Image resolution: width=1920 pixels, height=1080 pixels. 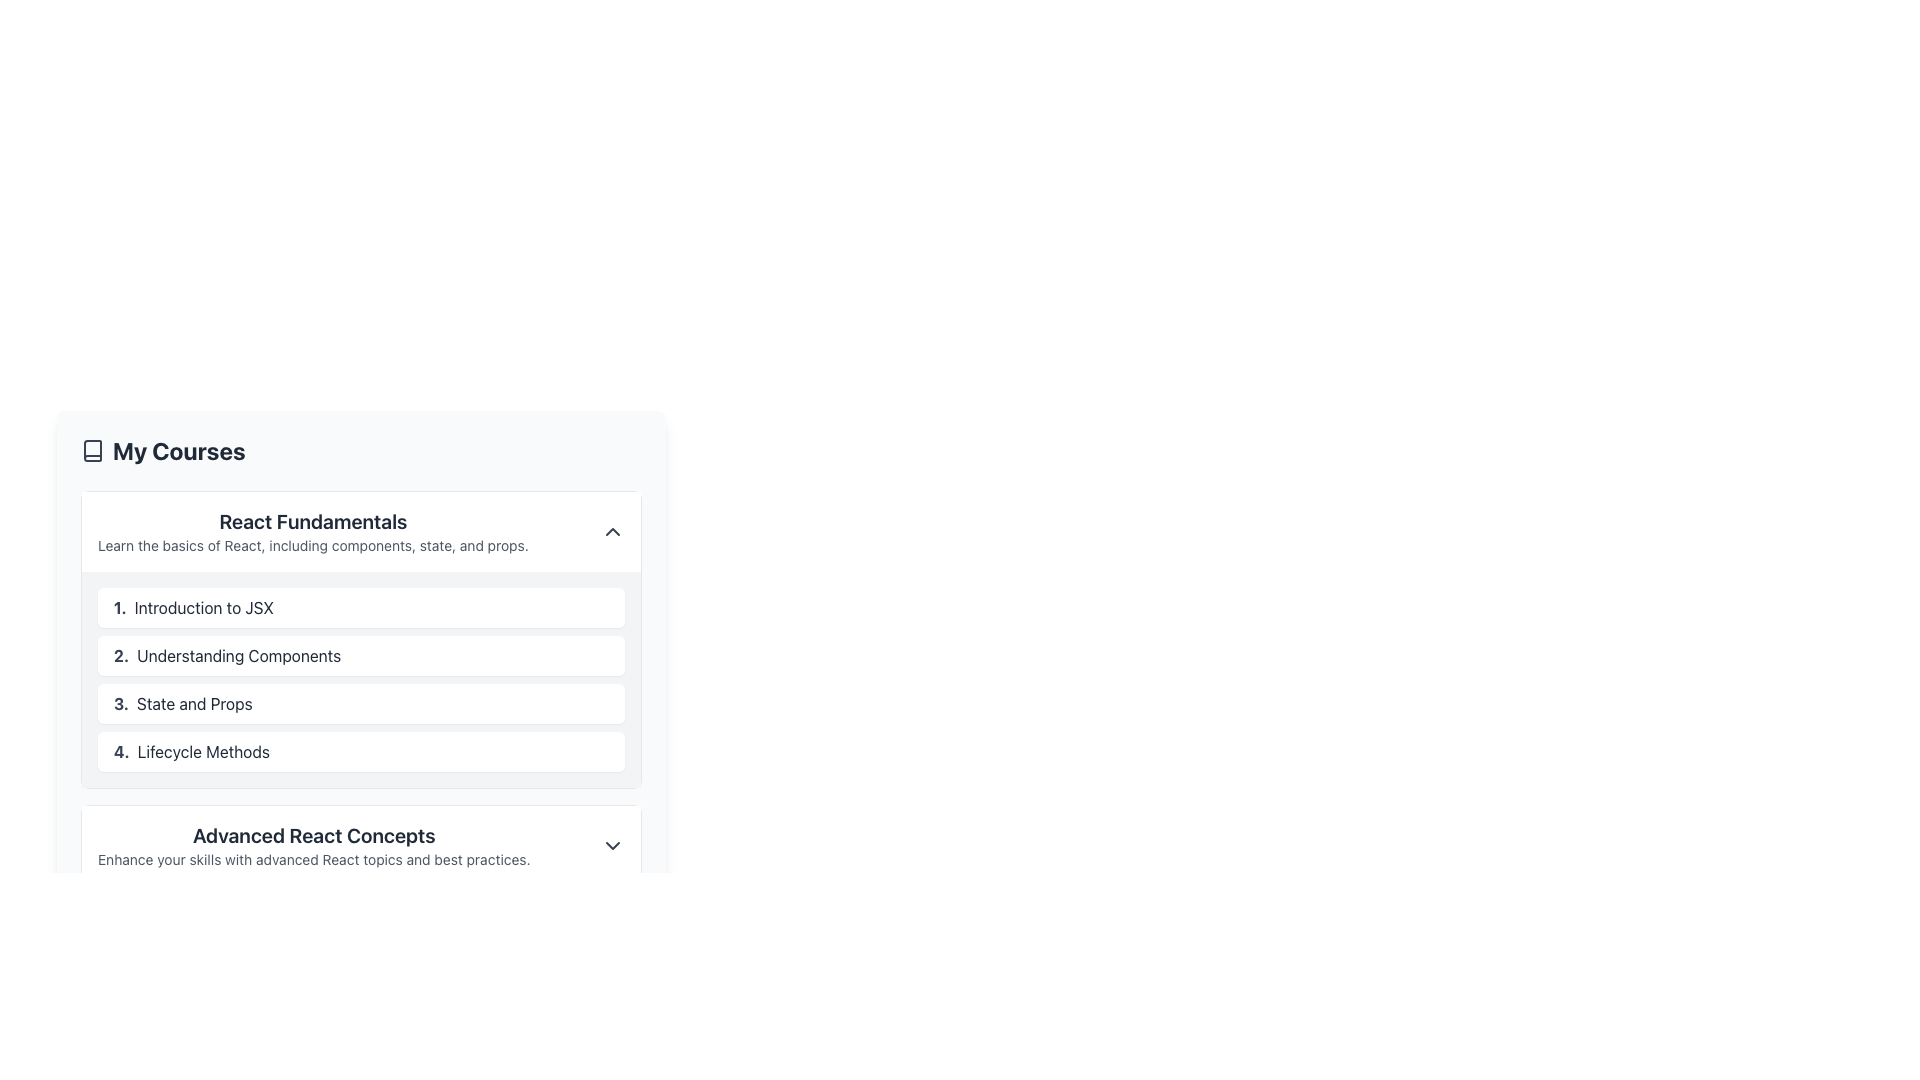 I want to click on the third list item titled 'State and Props' in the 'React Fundamentals' section, so click(x=361, y=703).